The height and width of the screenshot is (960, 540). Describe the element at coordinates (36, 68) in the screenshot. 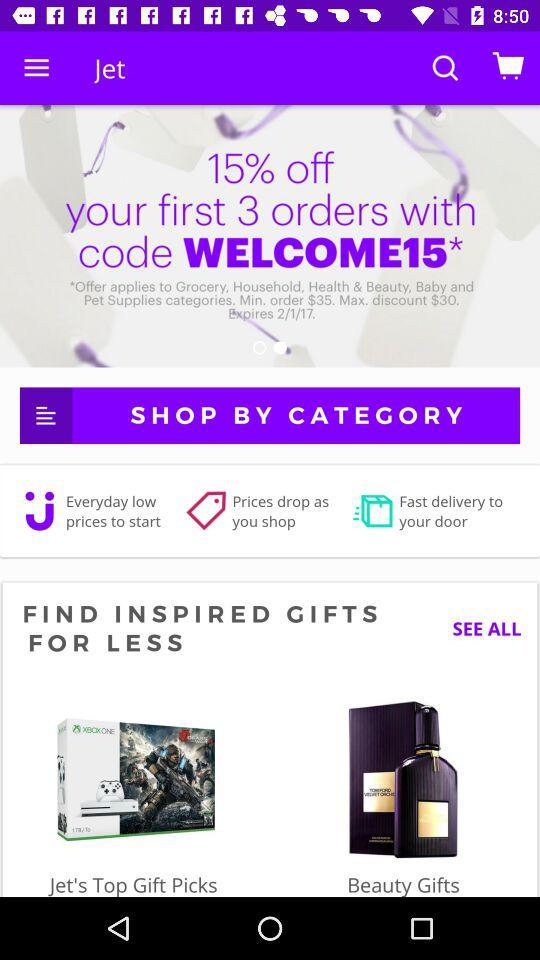

I see `the icon next to jet item` at that location.